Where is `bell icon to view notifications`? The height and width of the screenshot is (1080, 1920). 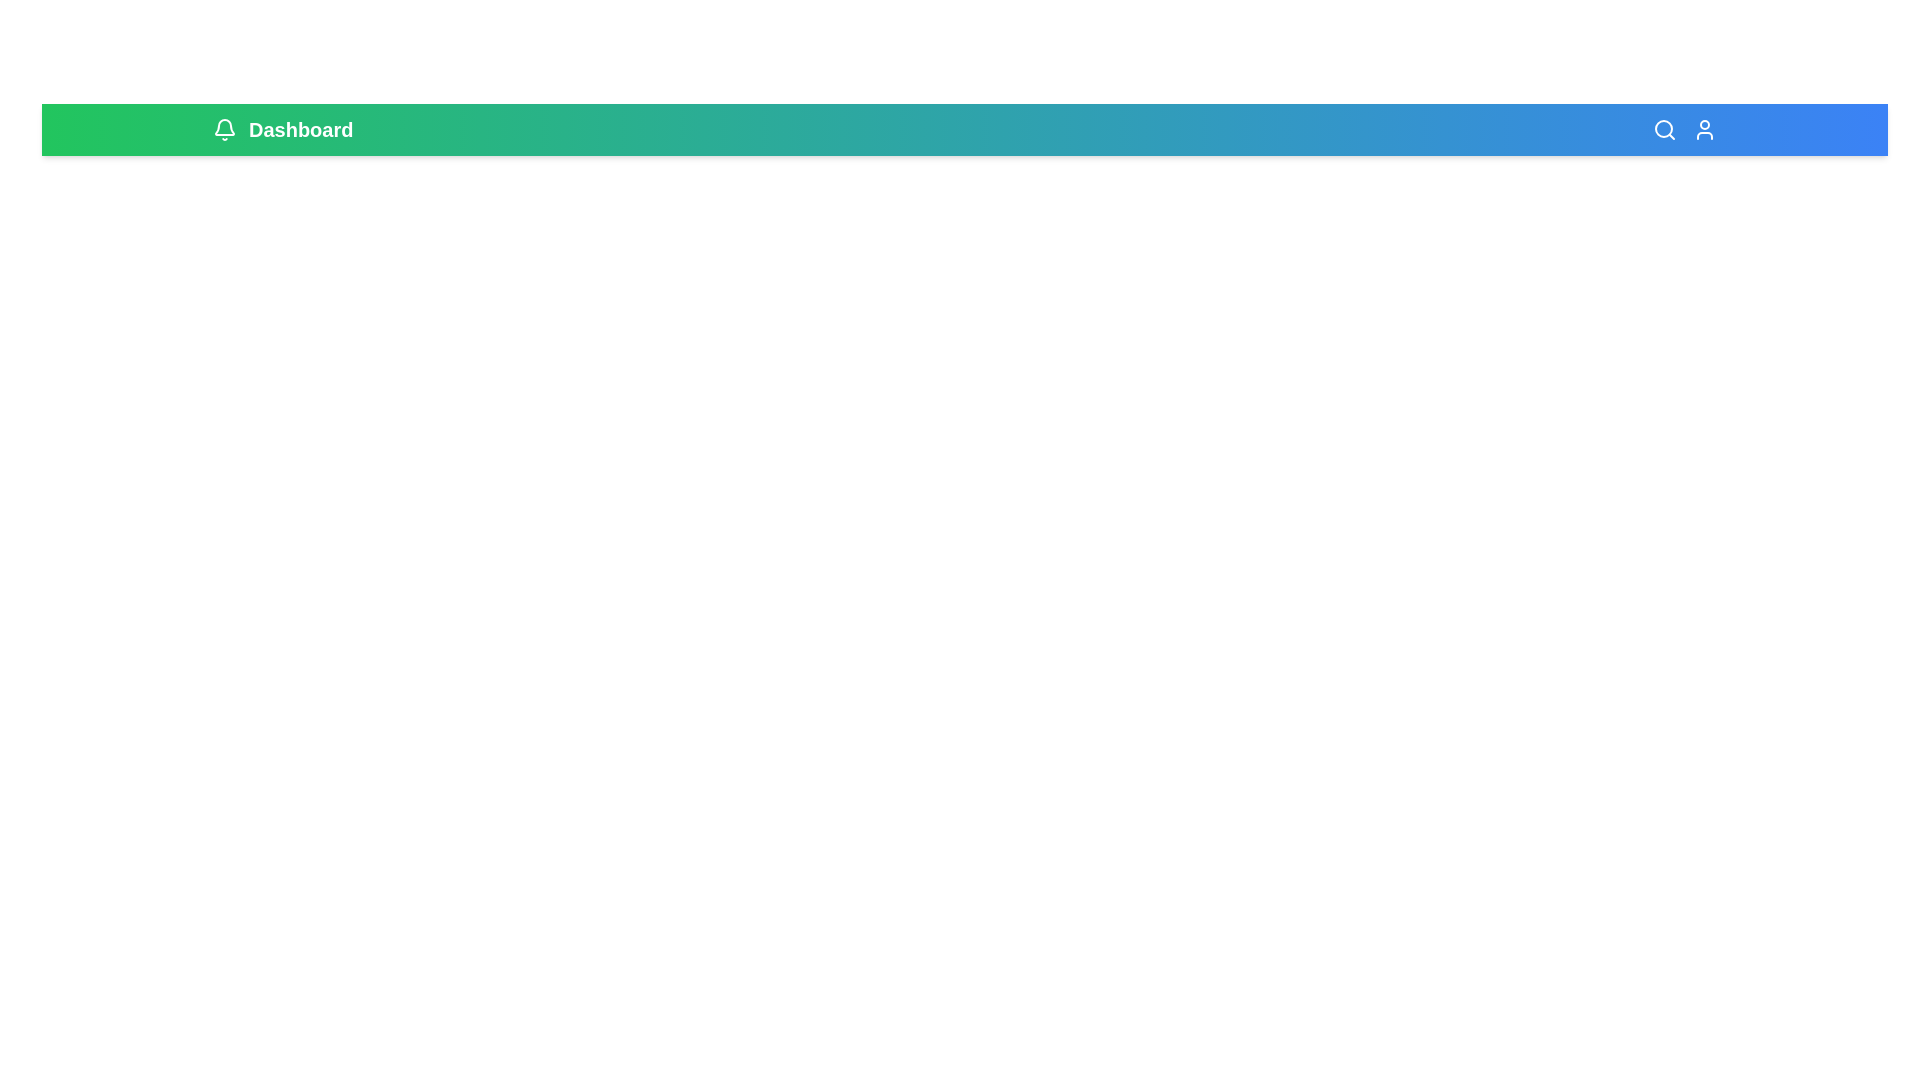
bell icon to view notifications is located at coordinates (225, 130).